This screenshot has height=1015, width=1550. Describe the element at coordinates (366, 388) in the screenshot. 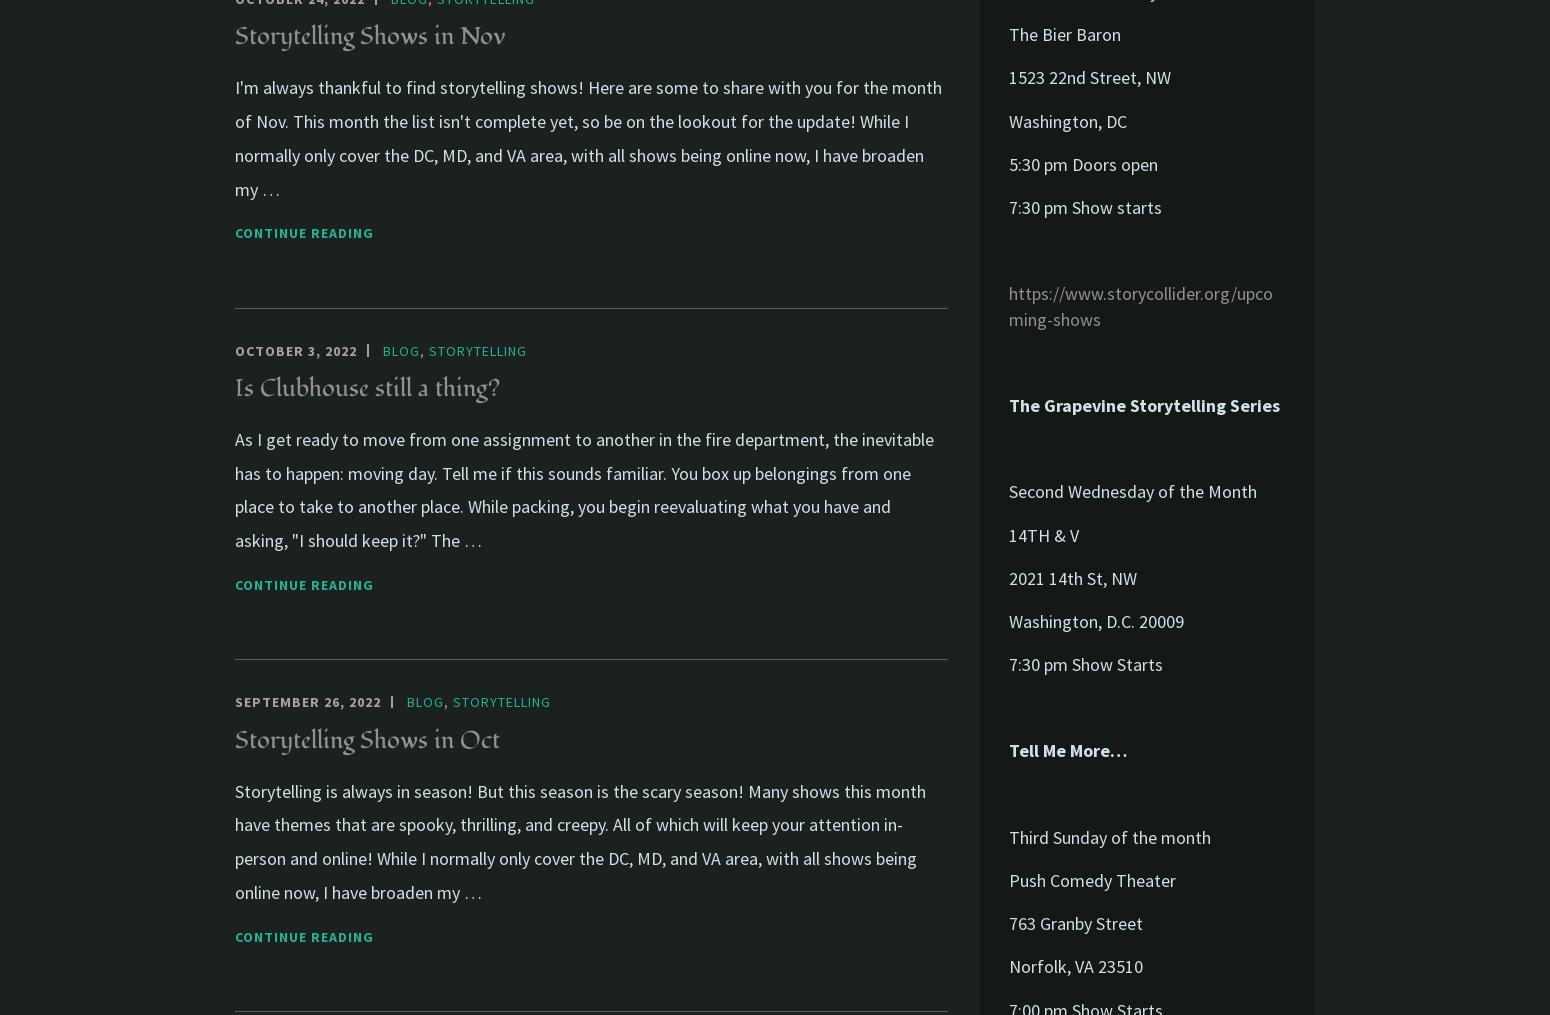

I see `'Is Clubhouse still a thing?'` at that location.